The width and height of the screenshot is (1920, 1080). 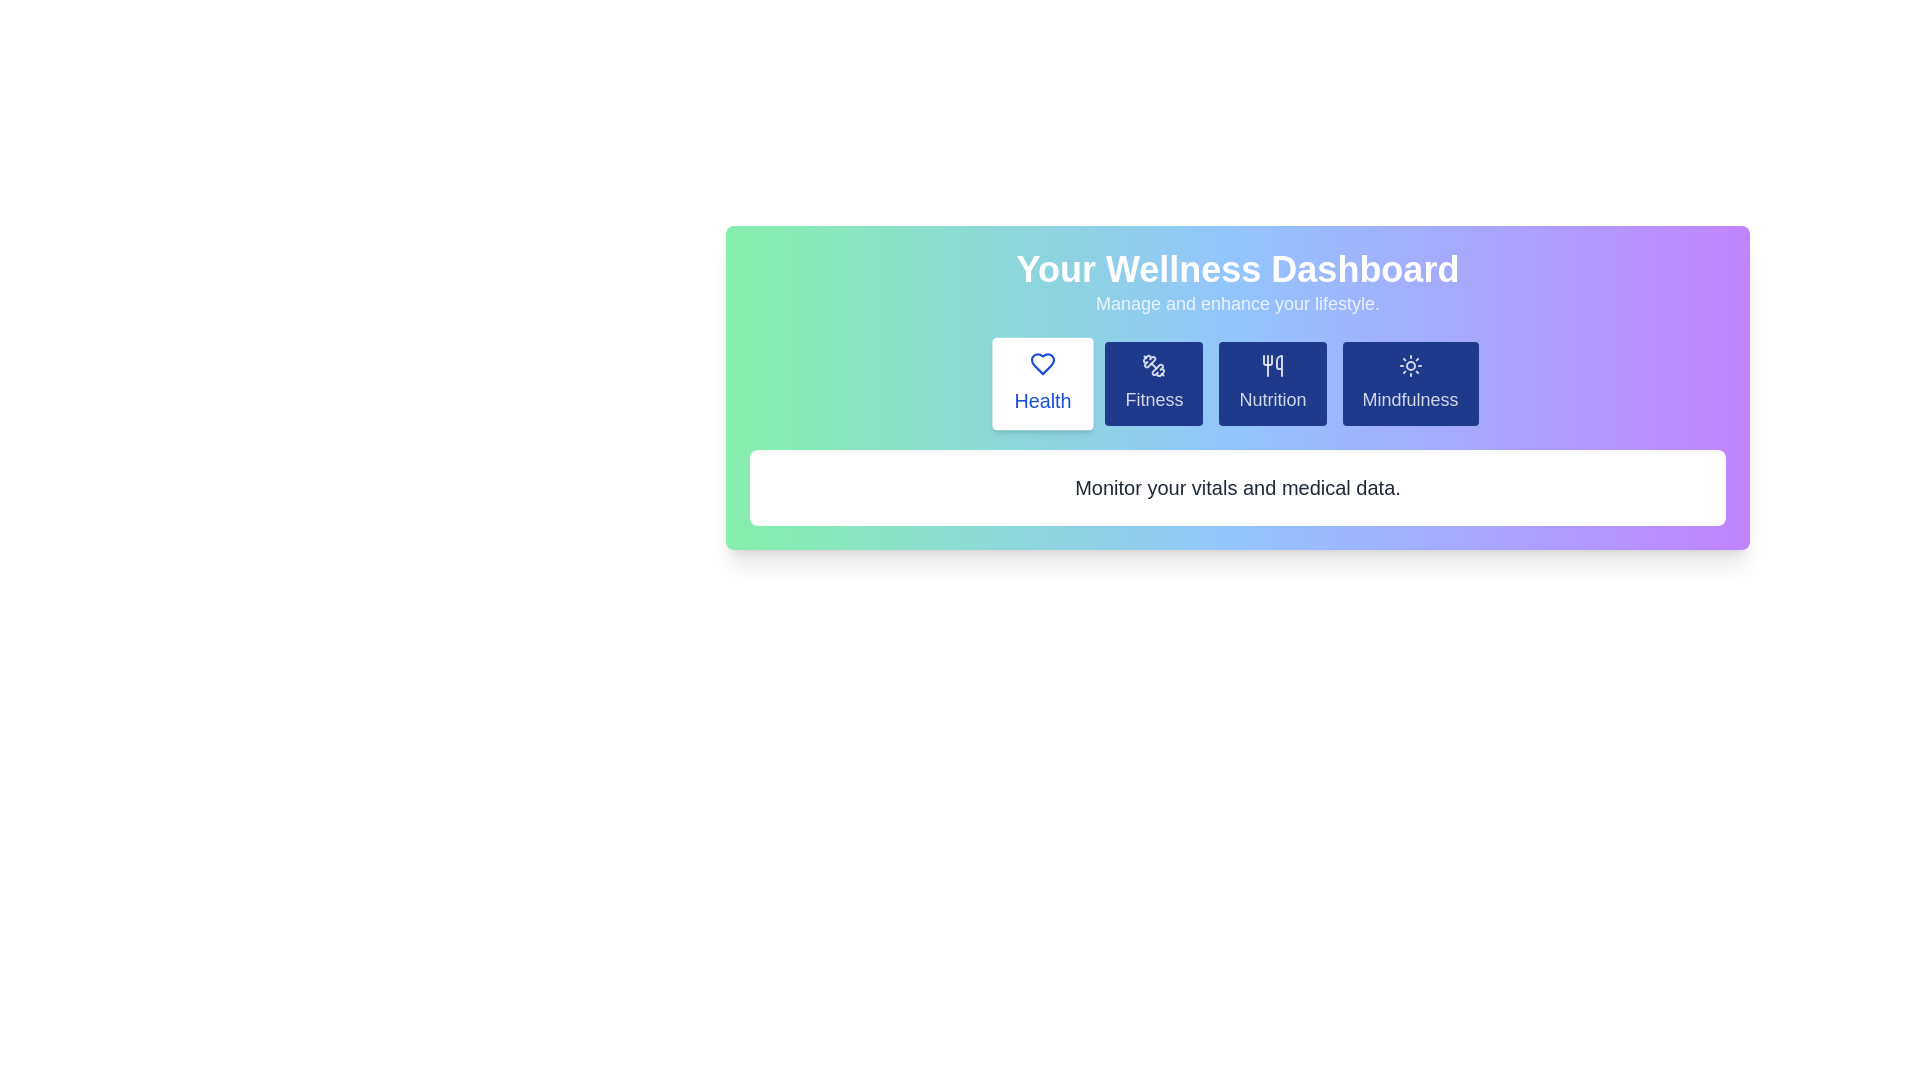 I want to click on the text 'Your Wellness Dashboard' to select it, so click(x=1237, y=270).